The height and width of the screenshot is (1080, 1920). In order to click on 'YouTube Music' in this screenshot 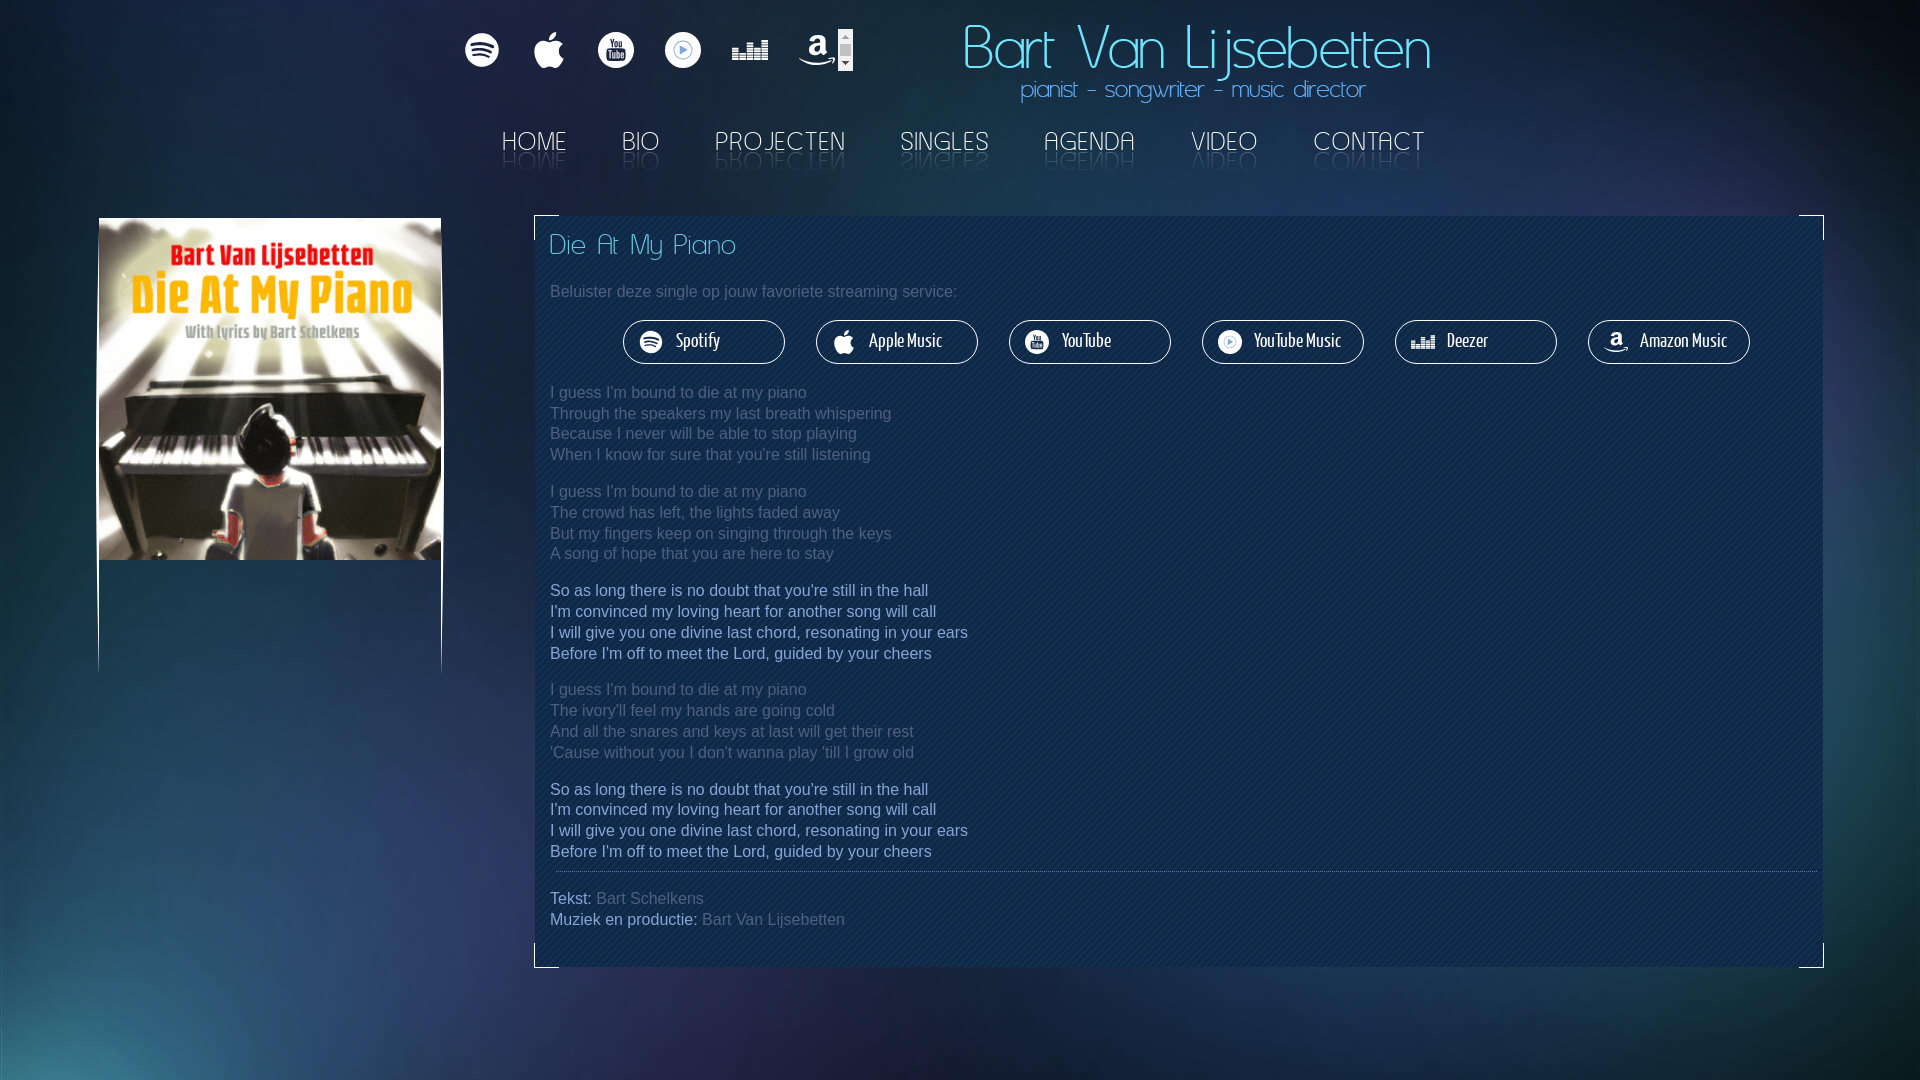, I will do `click(1282, 341)`.